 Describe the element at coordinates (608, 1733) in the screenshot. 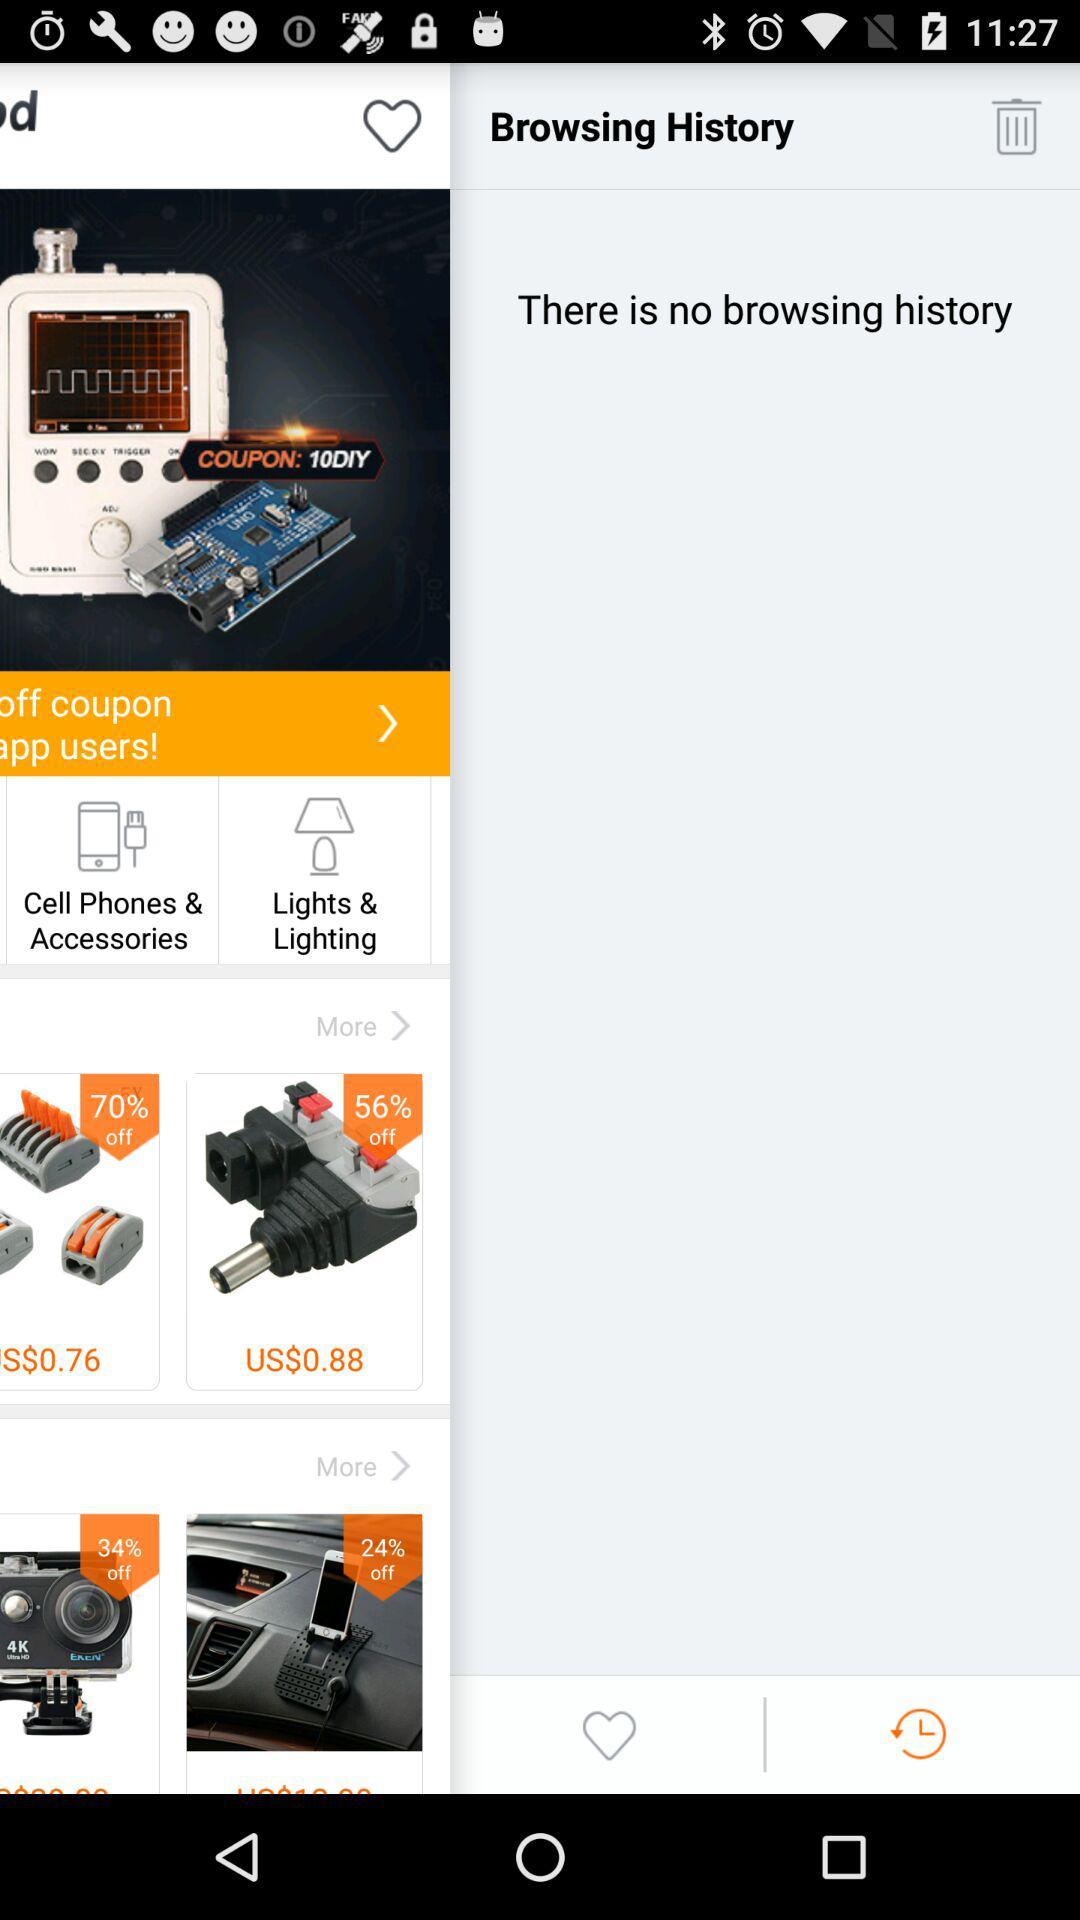

I see `favorites` at that location.